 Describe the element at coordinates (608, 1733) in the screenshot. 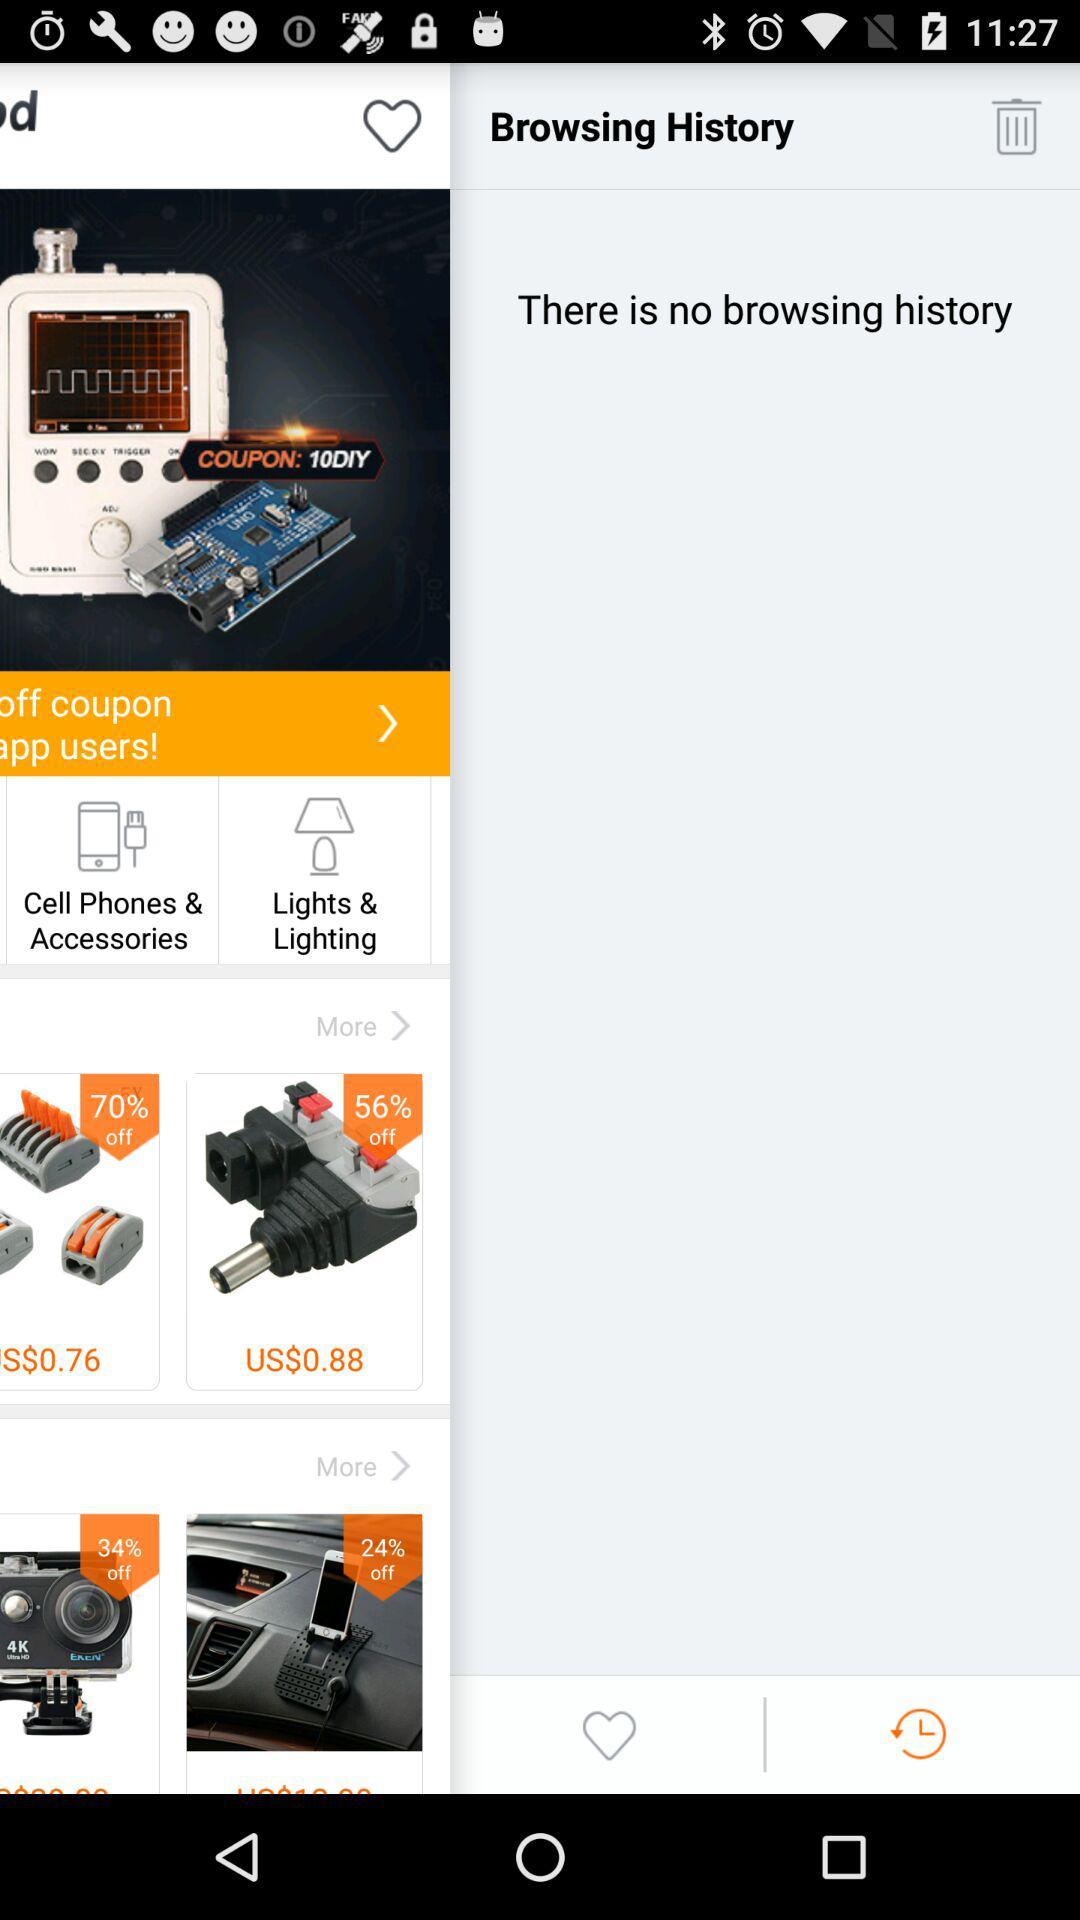

I see `favorites` at that location.